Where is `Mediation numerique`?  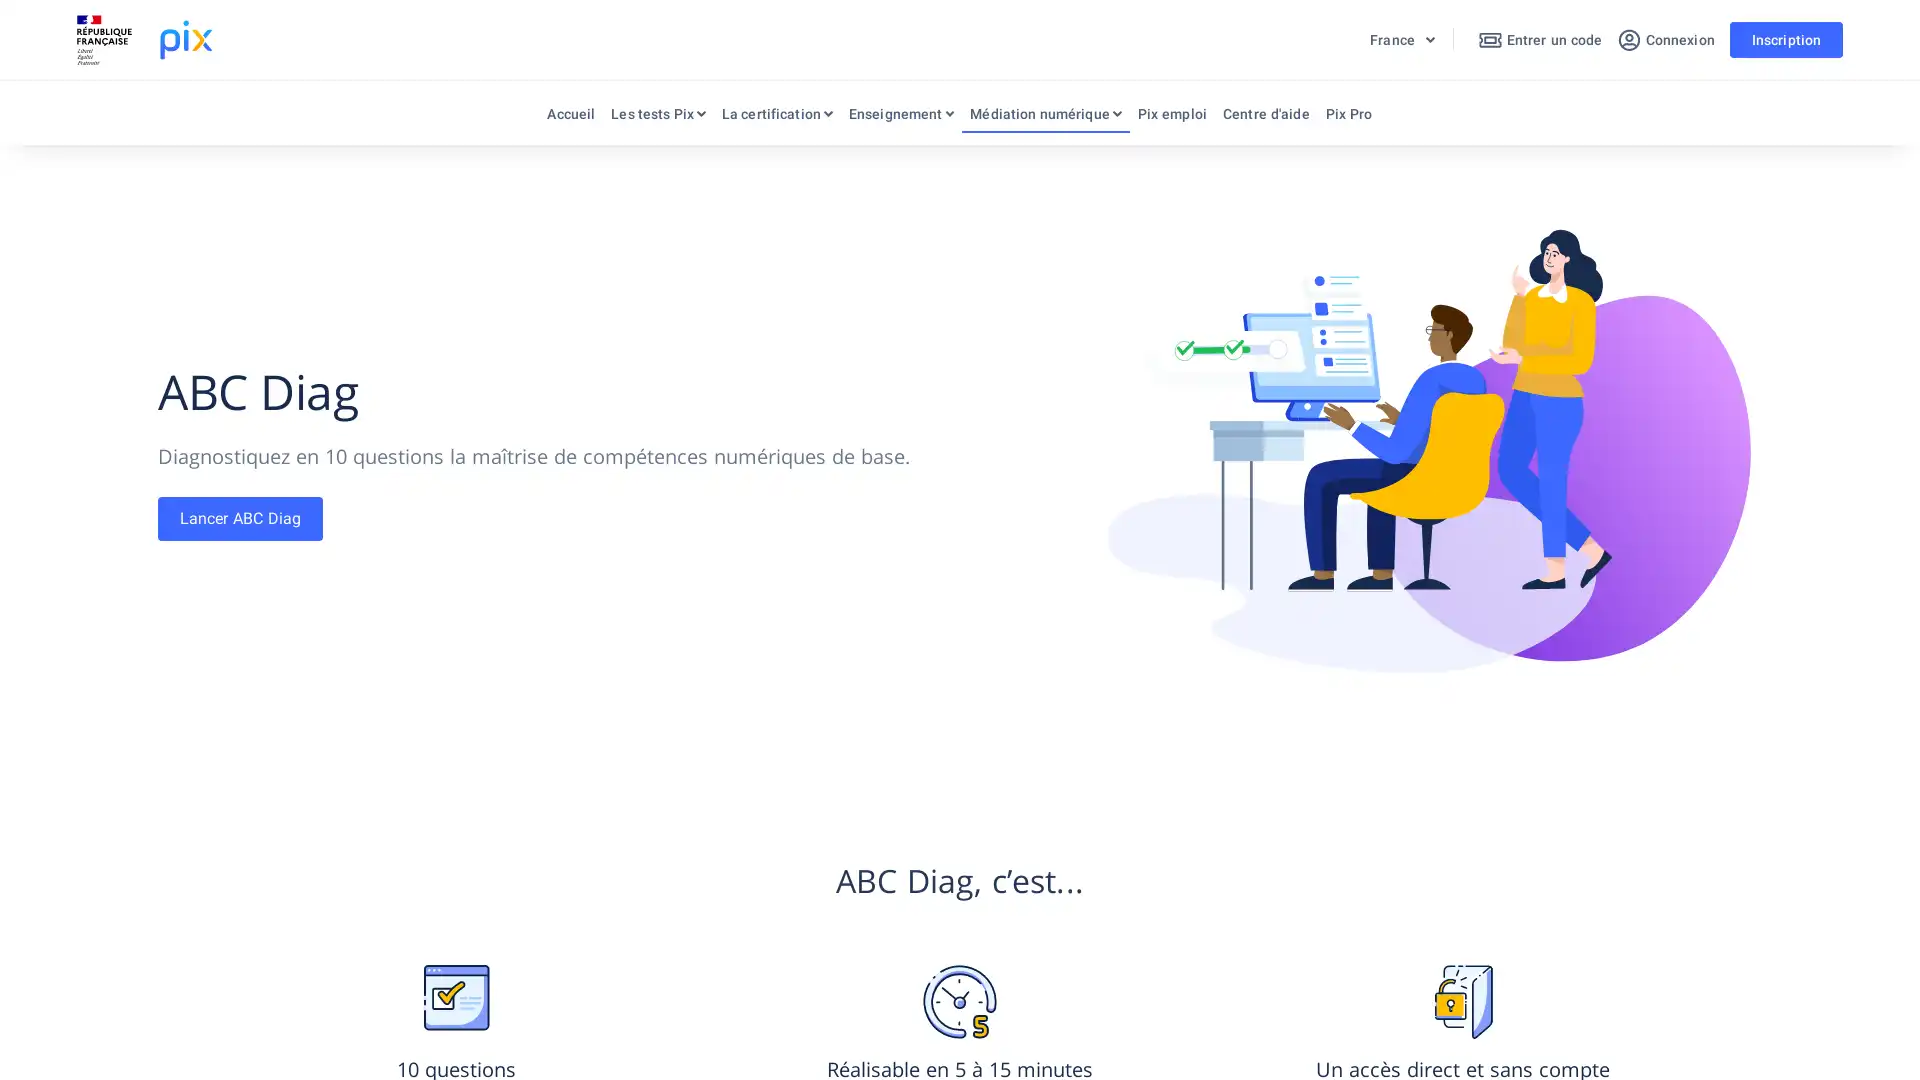 Mediation numerique is located at coordinates (1044, 118).